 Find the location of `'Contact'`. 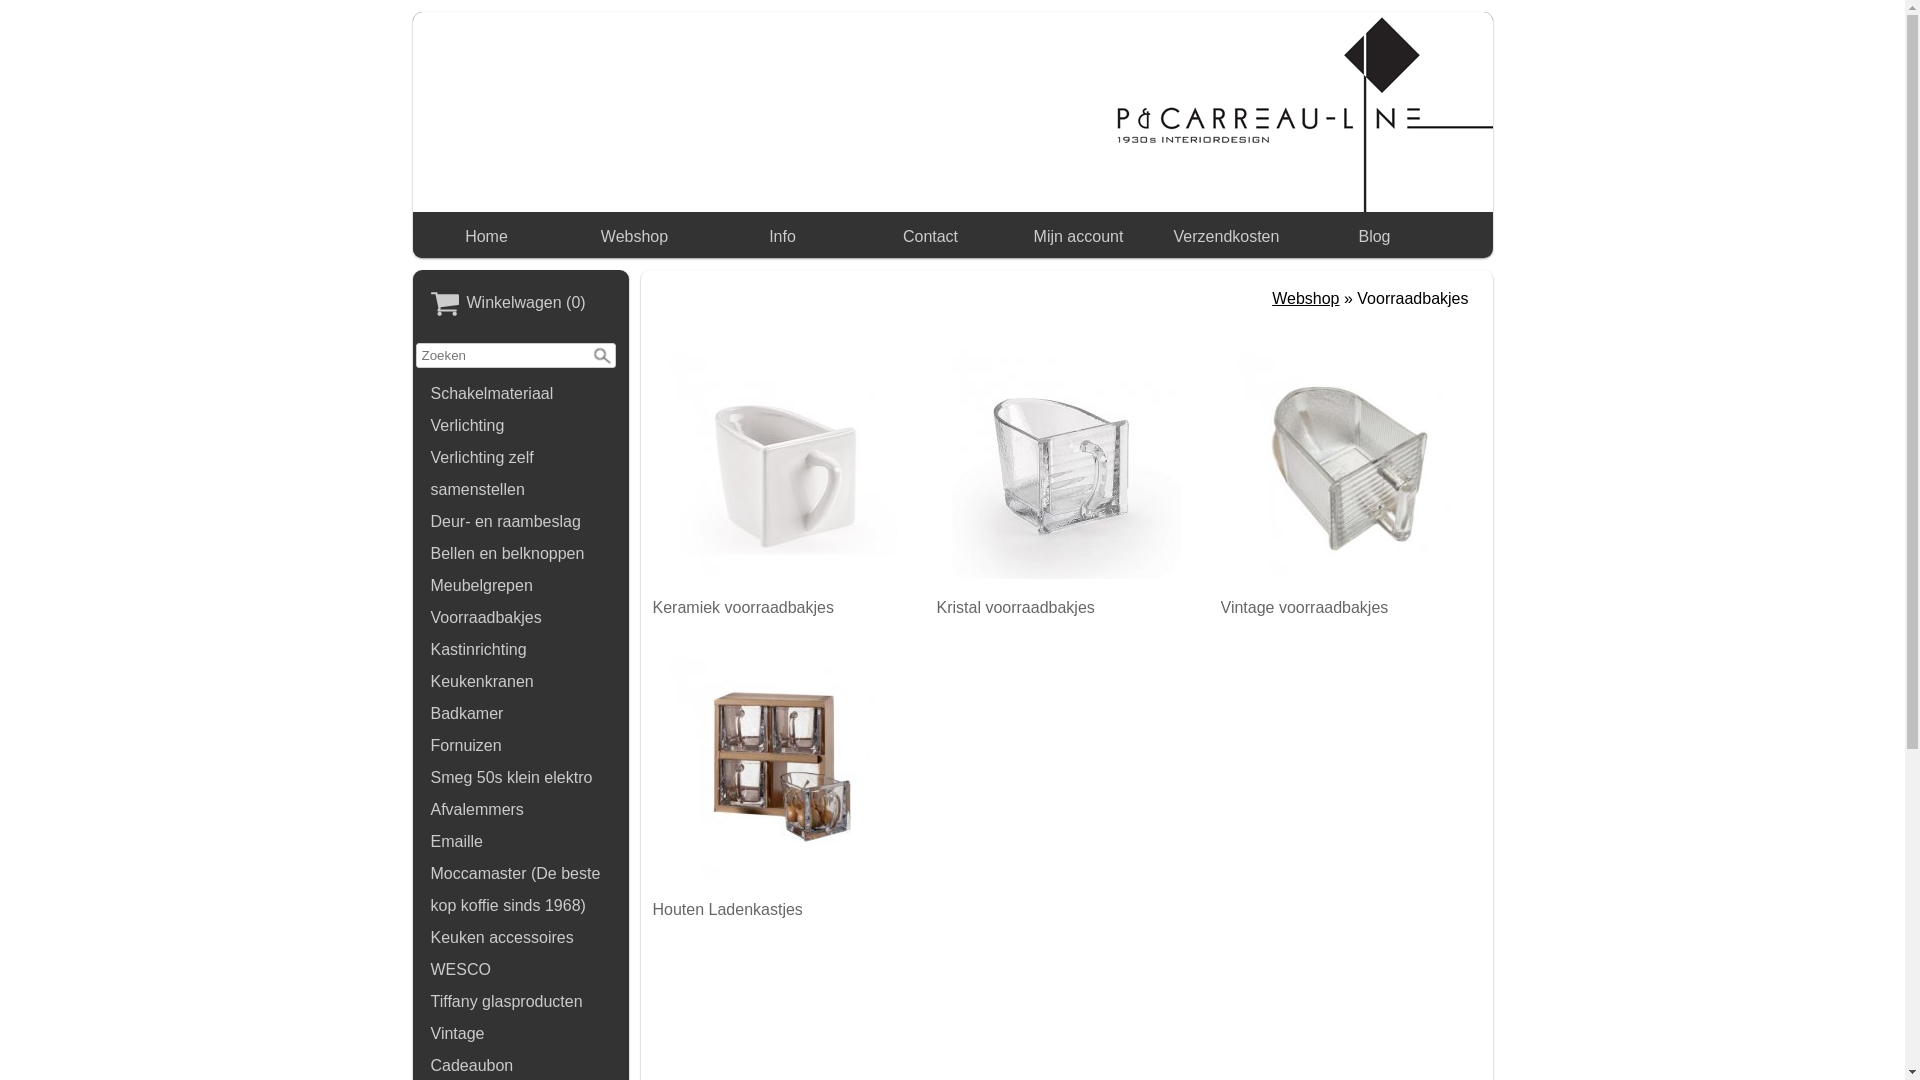

'Contact' is located at coordinates (930, 235).